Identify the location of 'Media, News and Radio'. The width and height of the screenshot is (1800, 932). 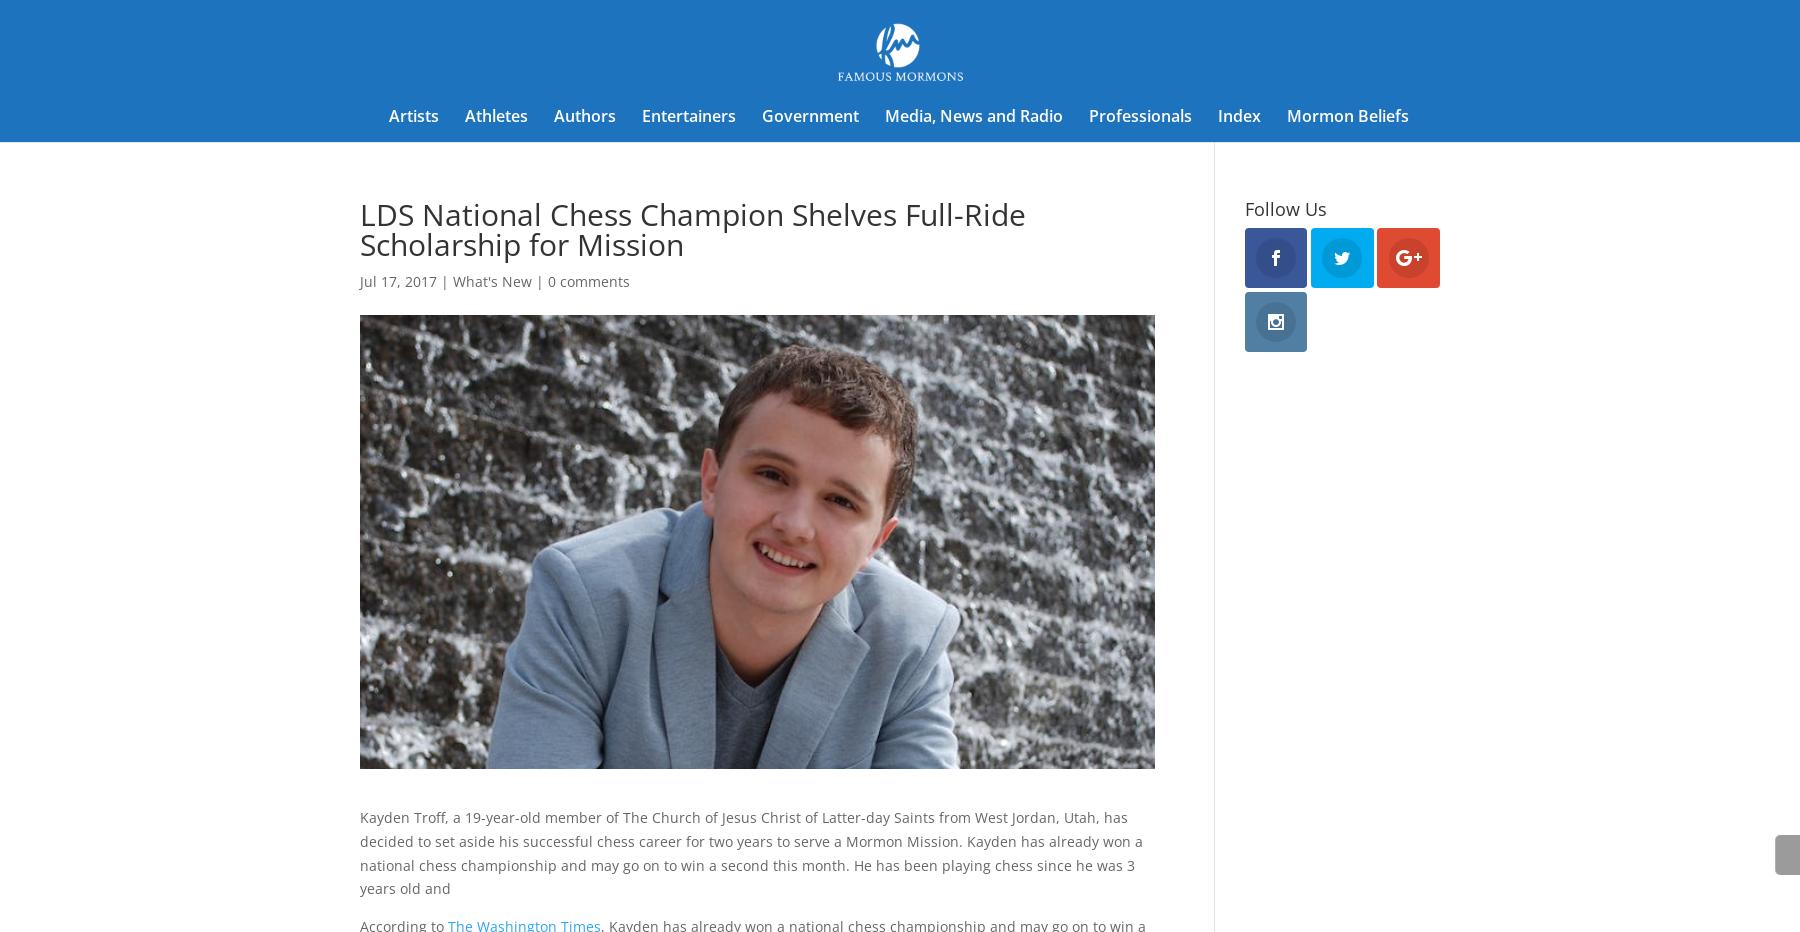
(972, 116).